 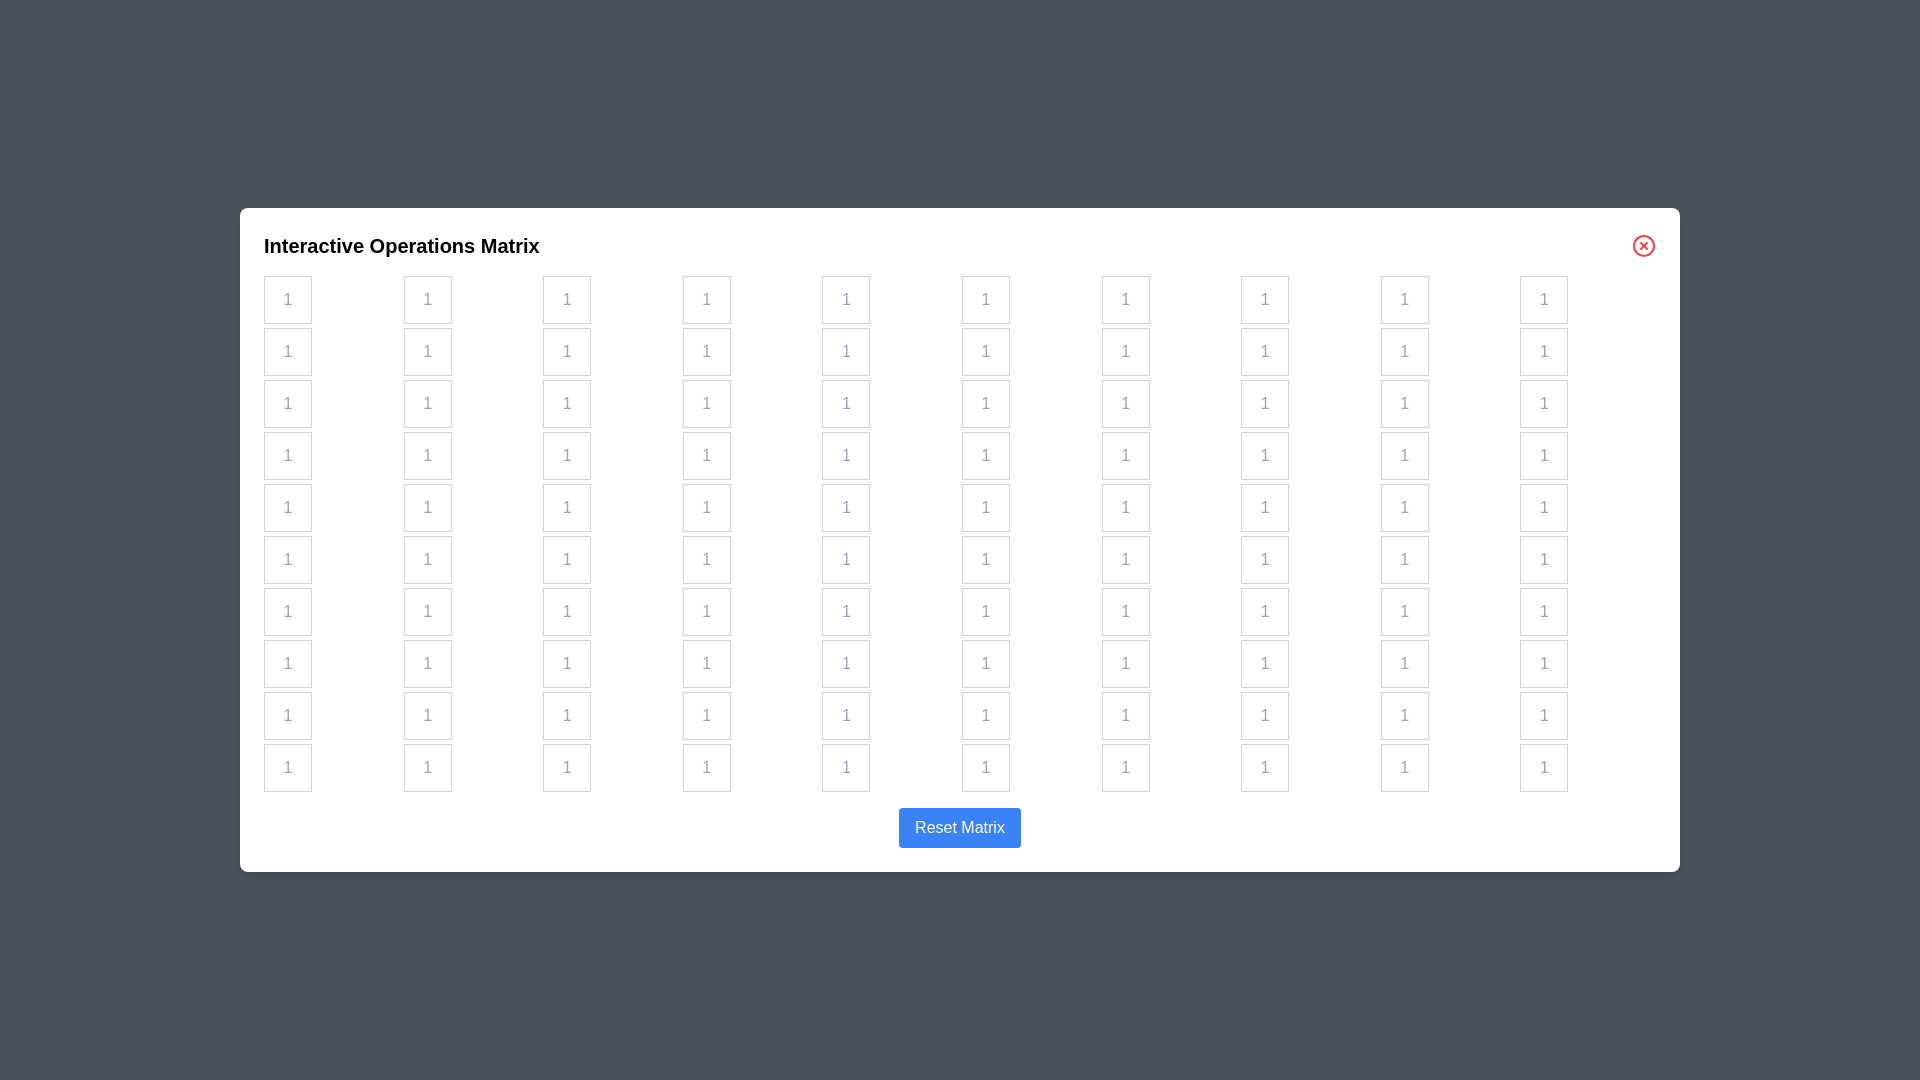 What do you see at coordinates (960, 828) in the screenshot?
I see `the 'Reset Matrix' button to reset the matrix to blank values` at bounding box center [960, 828].